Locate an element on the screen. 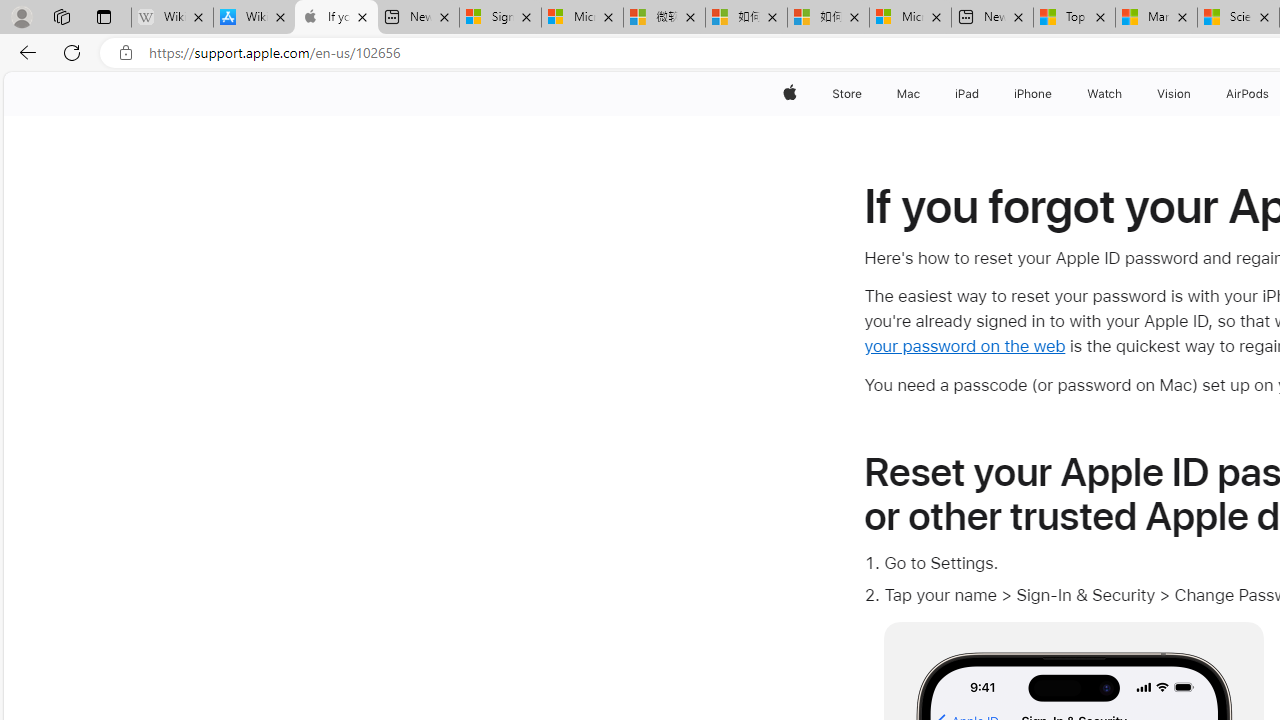 The height and width of the screenshot is (720, 1280). 'Mac' is located at coordinates (907, 93).